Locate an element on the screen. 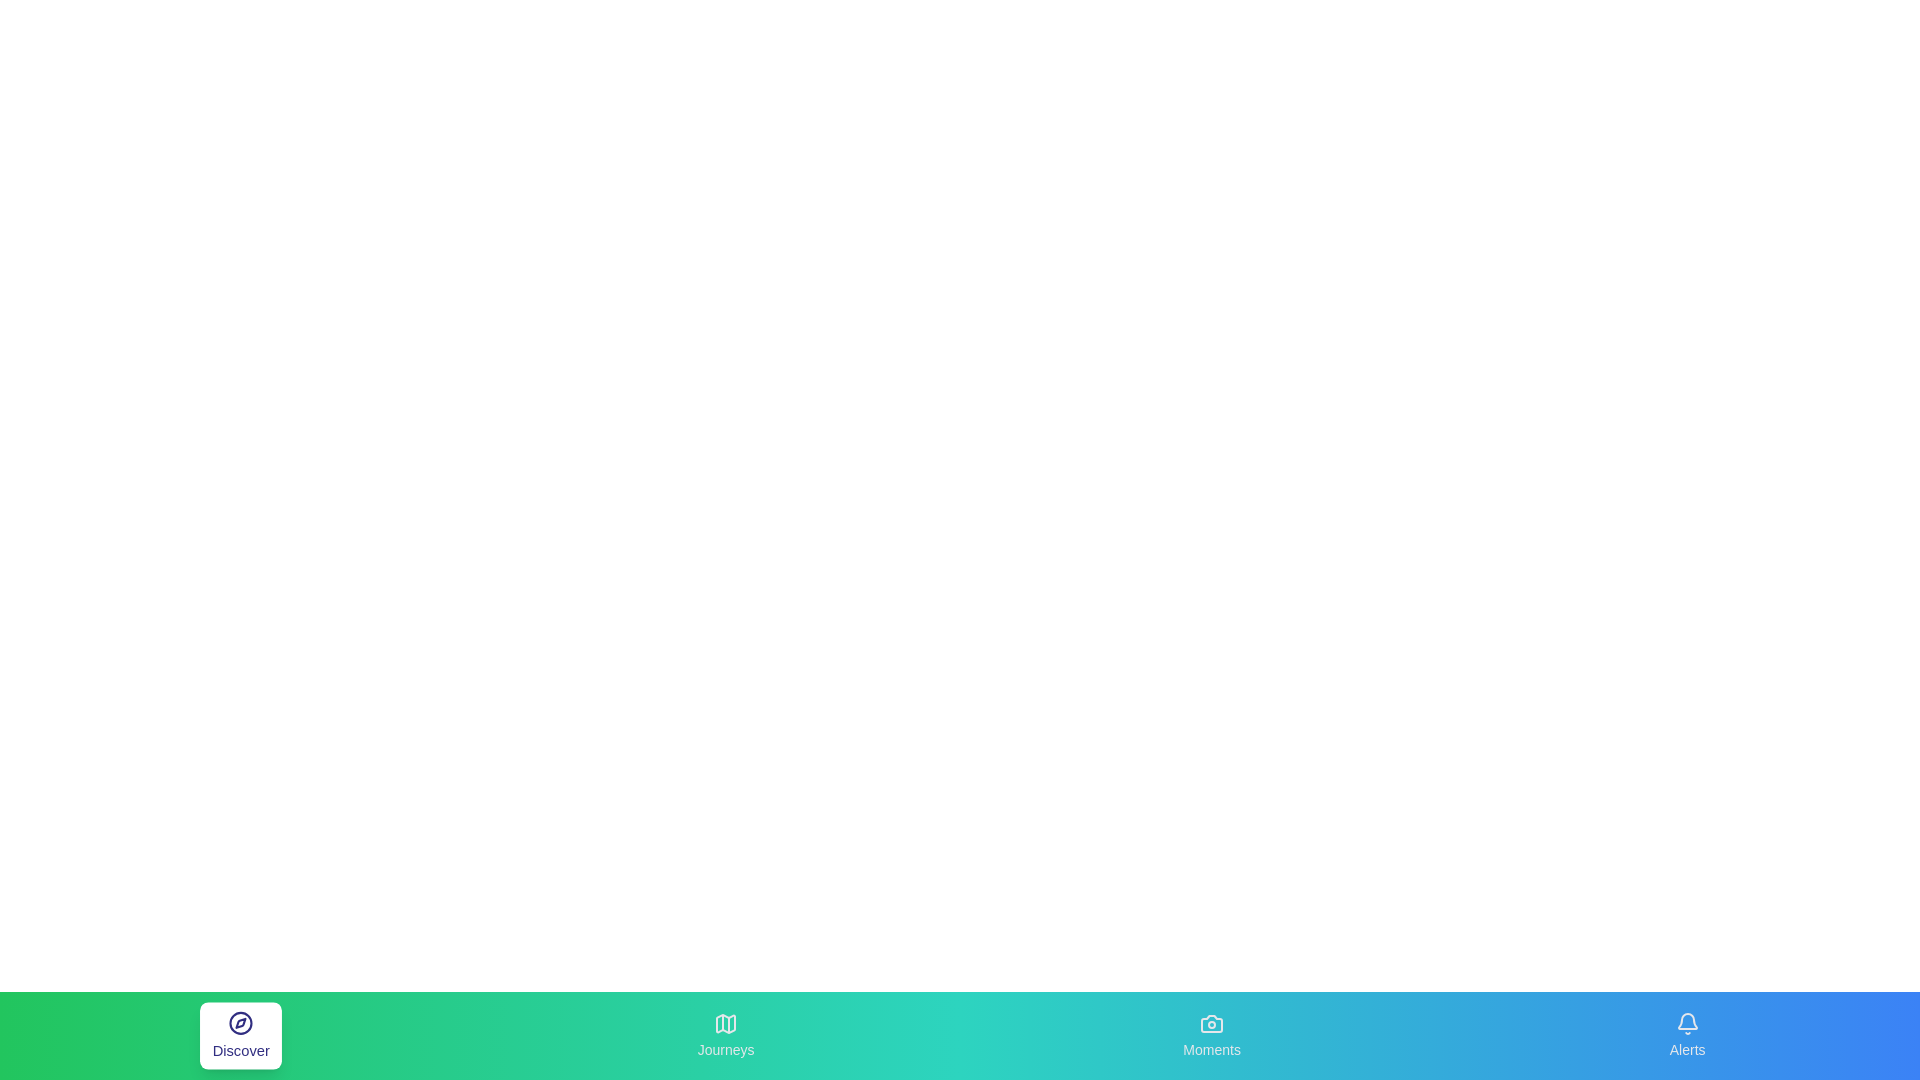  the Discover tab by clicking on its icon or label is located at coordinates (240, 1035).